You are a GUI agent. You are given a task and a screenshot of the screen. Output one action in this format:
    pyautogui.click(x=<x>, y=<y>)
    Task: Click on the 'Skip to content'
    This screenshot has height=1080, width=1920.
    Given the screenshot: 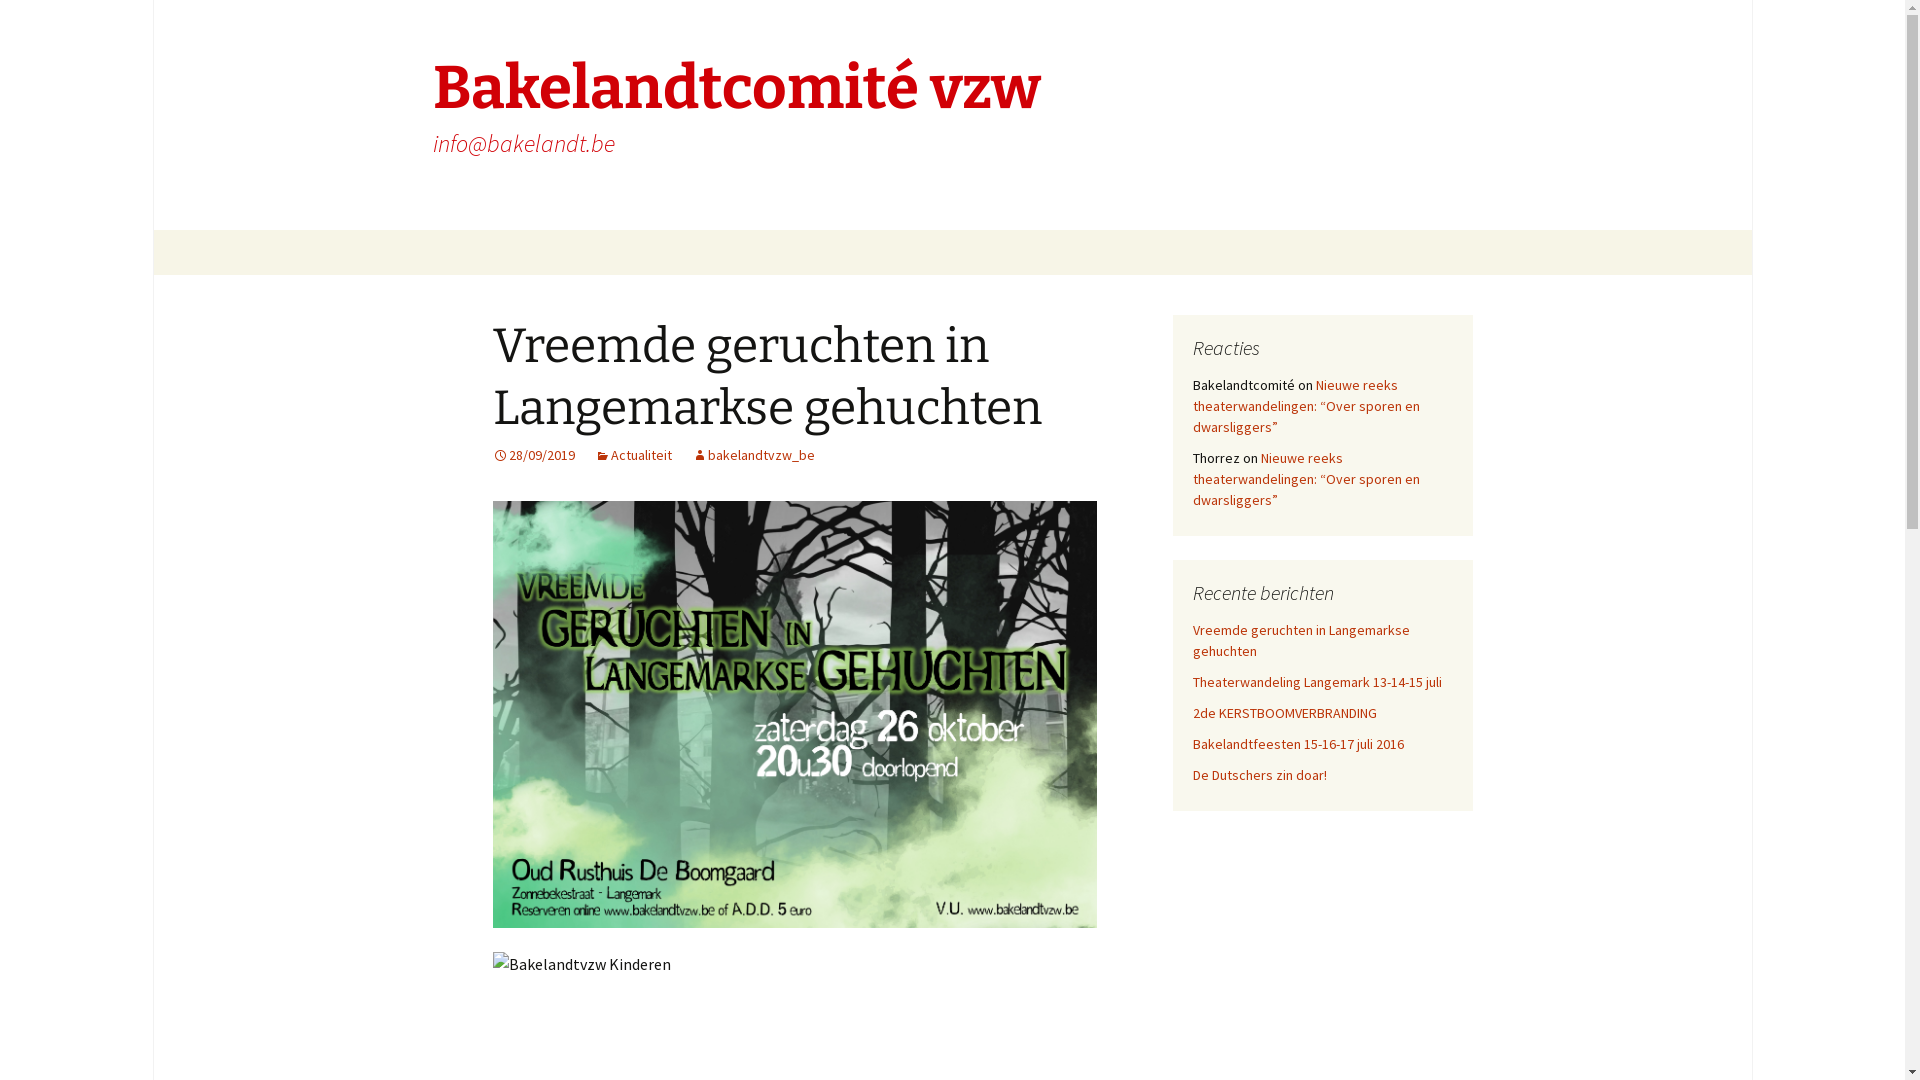 What is the action you would take?
    pyautogui.click(x=464, y=241)
    